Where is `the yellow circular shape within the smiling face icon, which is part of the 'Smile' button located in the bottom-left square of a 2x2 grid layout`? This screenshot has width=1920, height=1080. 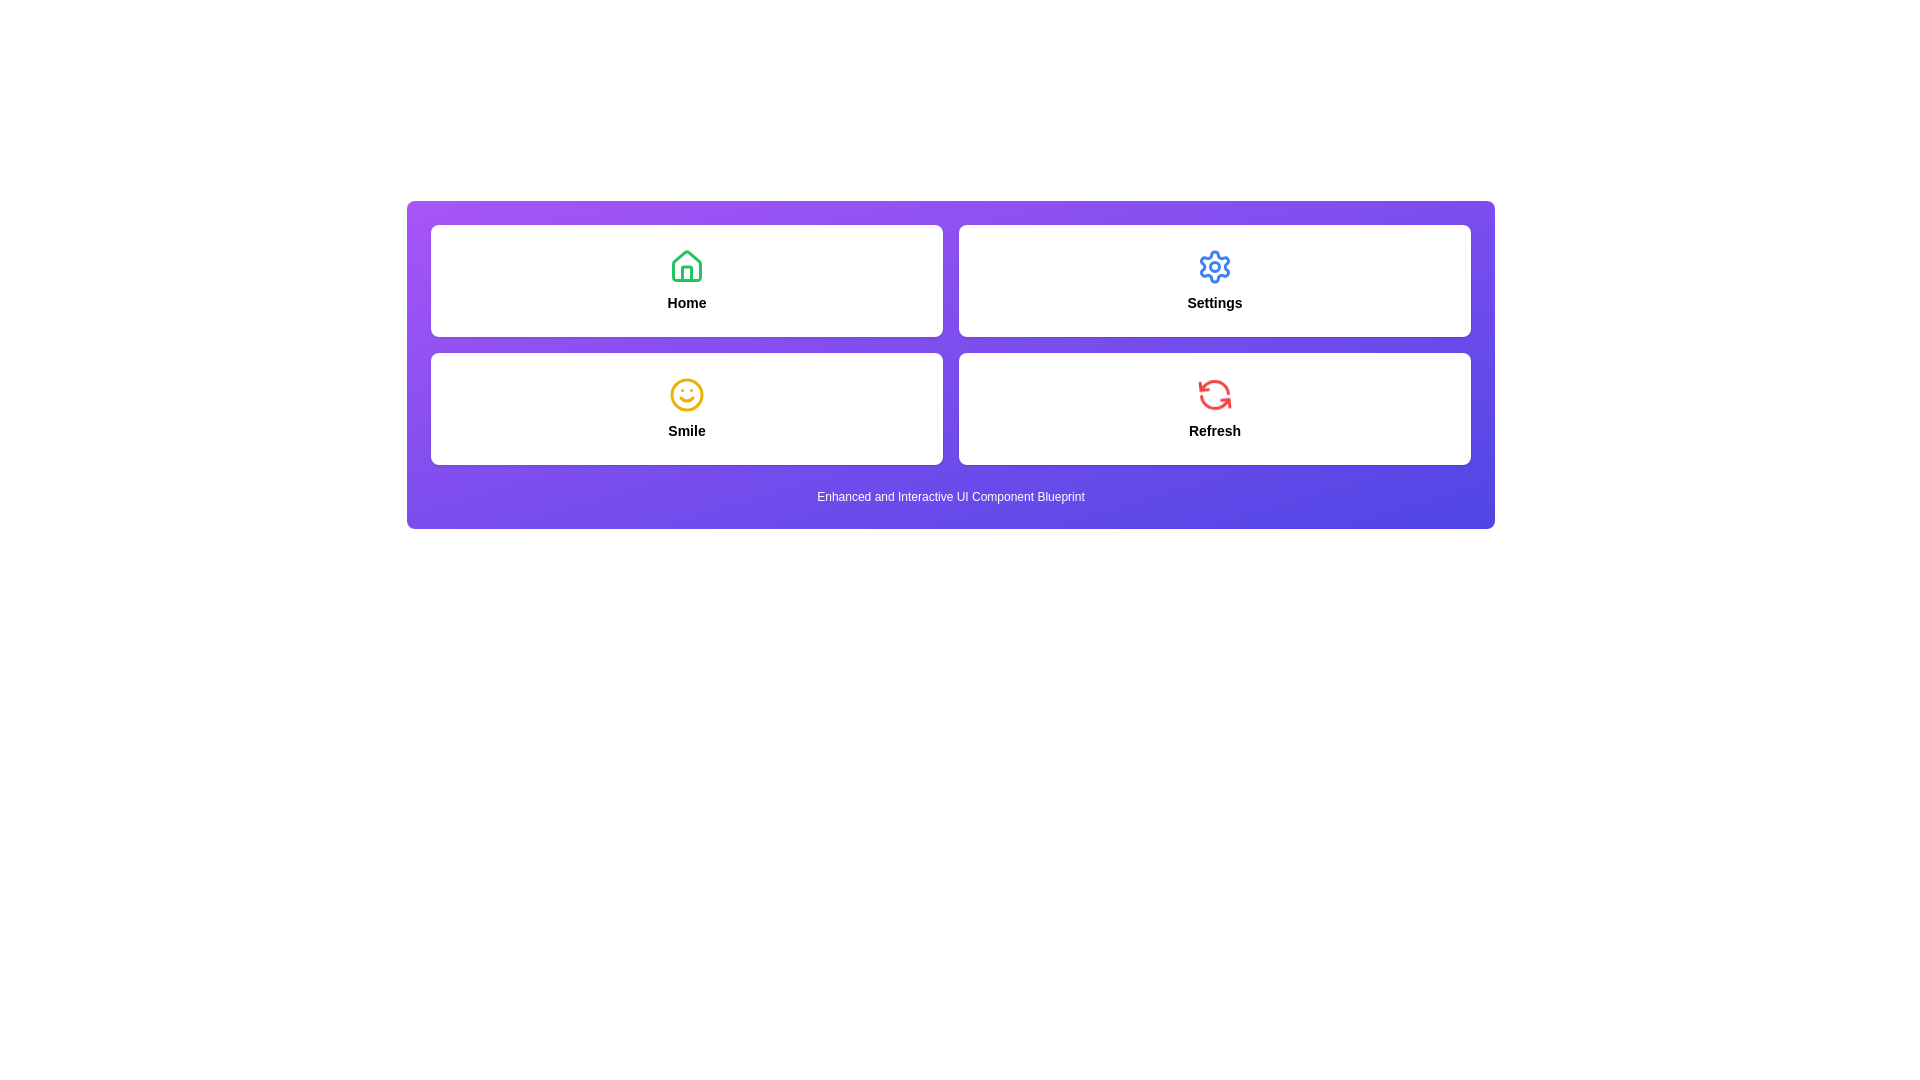
the yellow circular shape within the smiling face icon, which is part of the 'Smile' button located in the bottom-left square of a 2x2 grid layout is located at coordinates (686, 394).